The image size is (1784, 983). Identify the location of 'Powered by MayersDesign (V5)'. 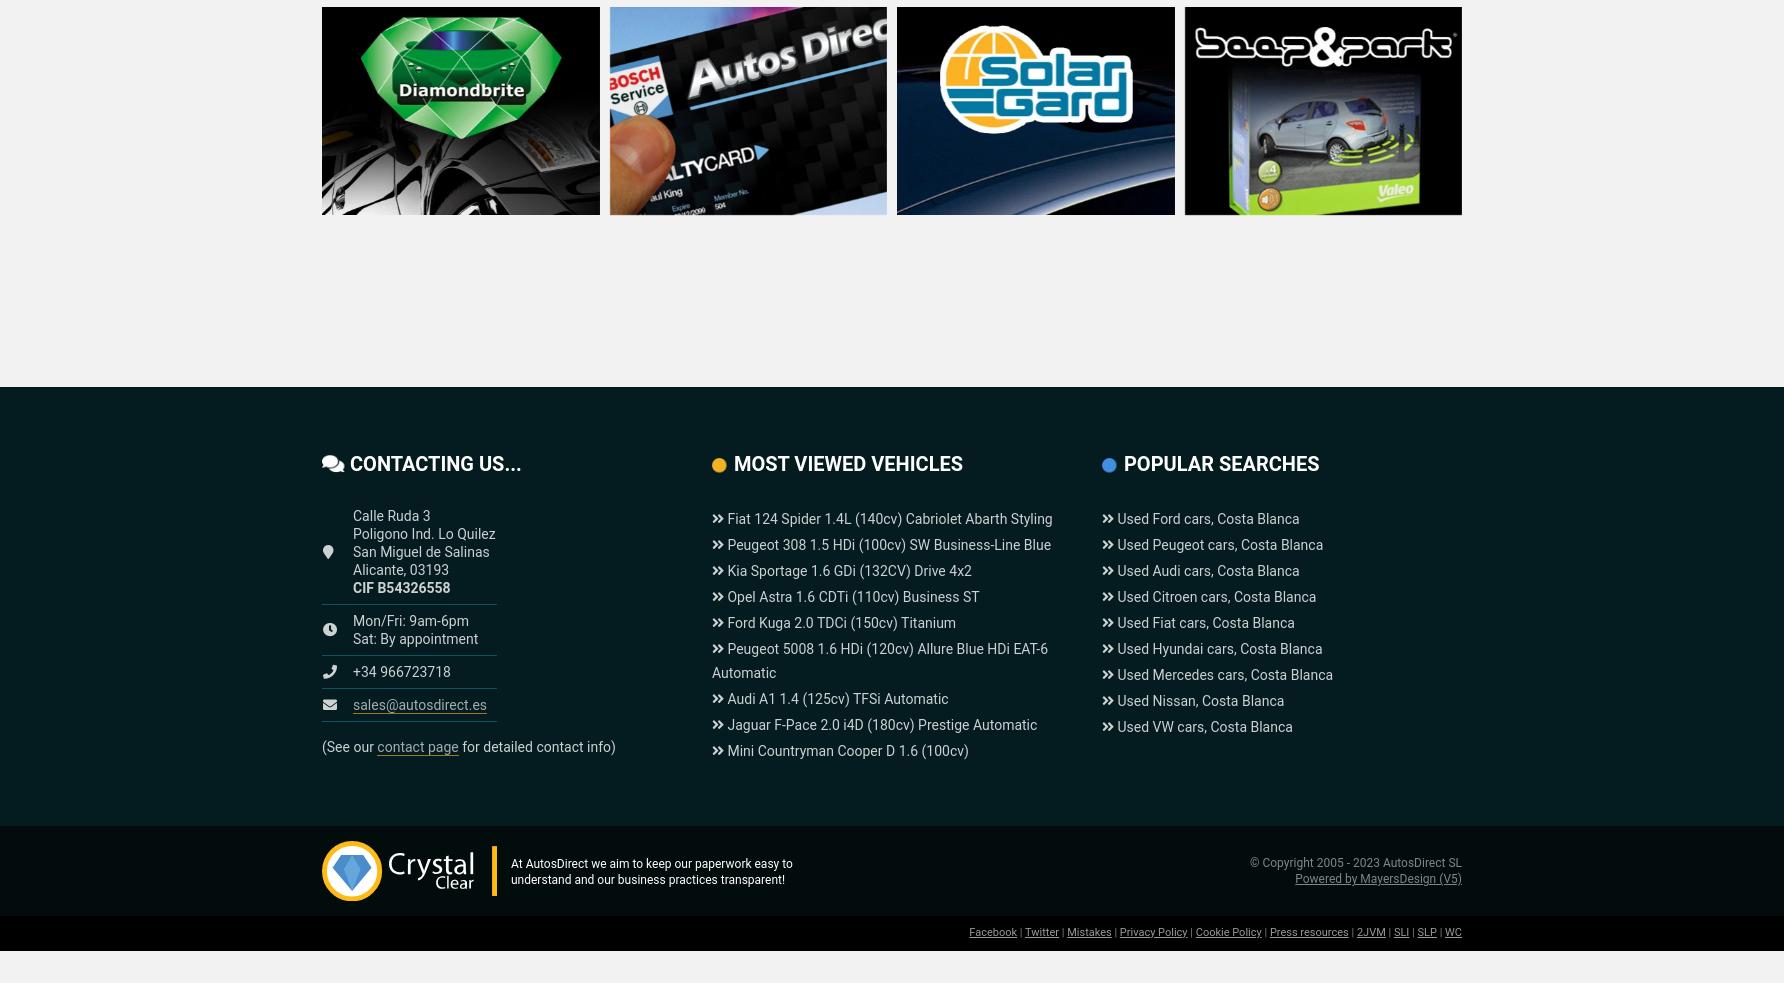
(1294, 878).